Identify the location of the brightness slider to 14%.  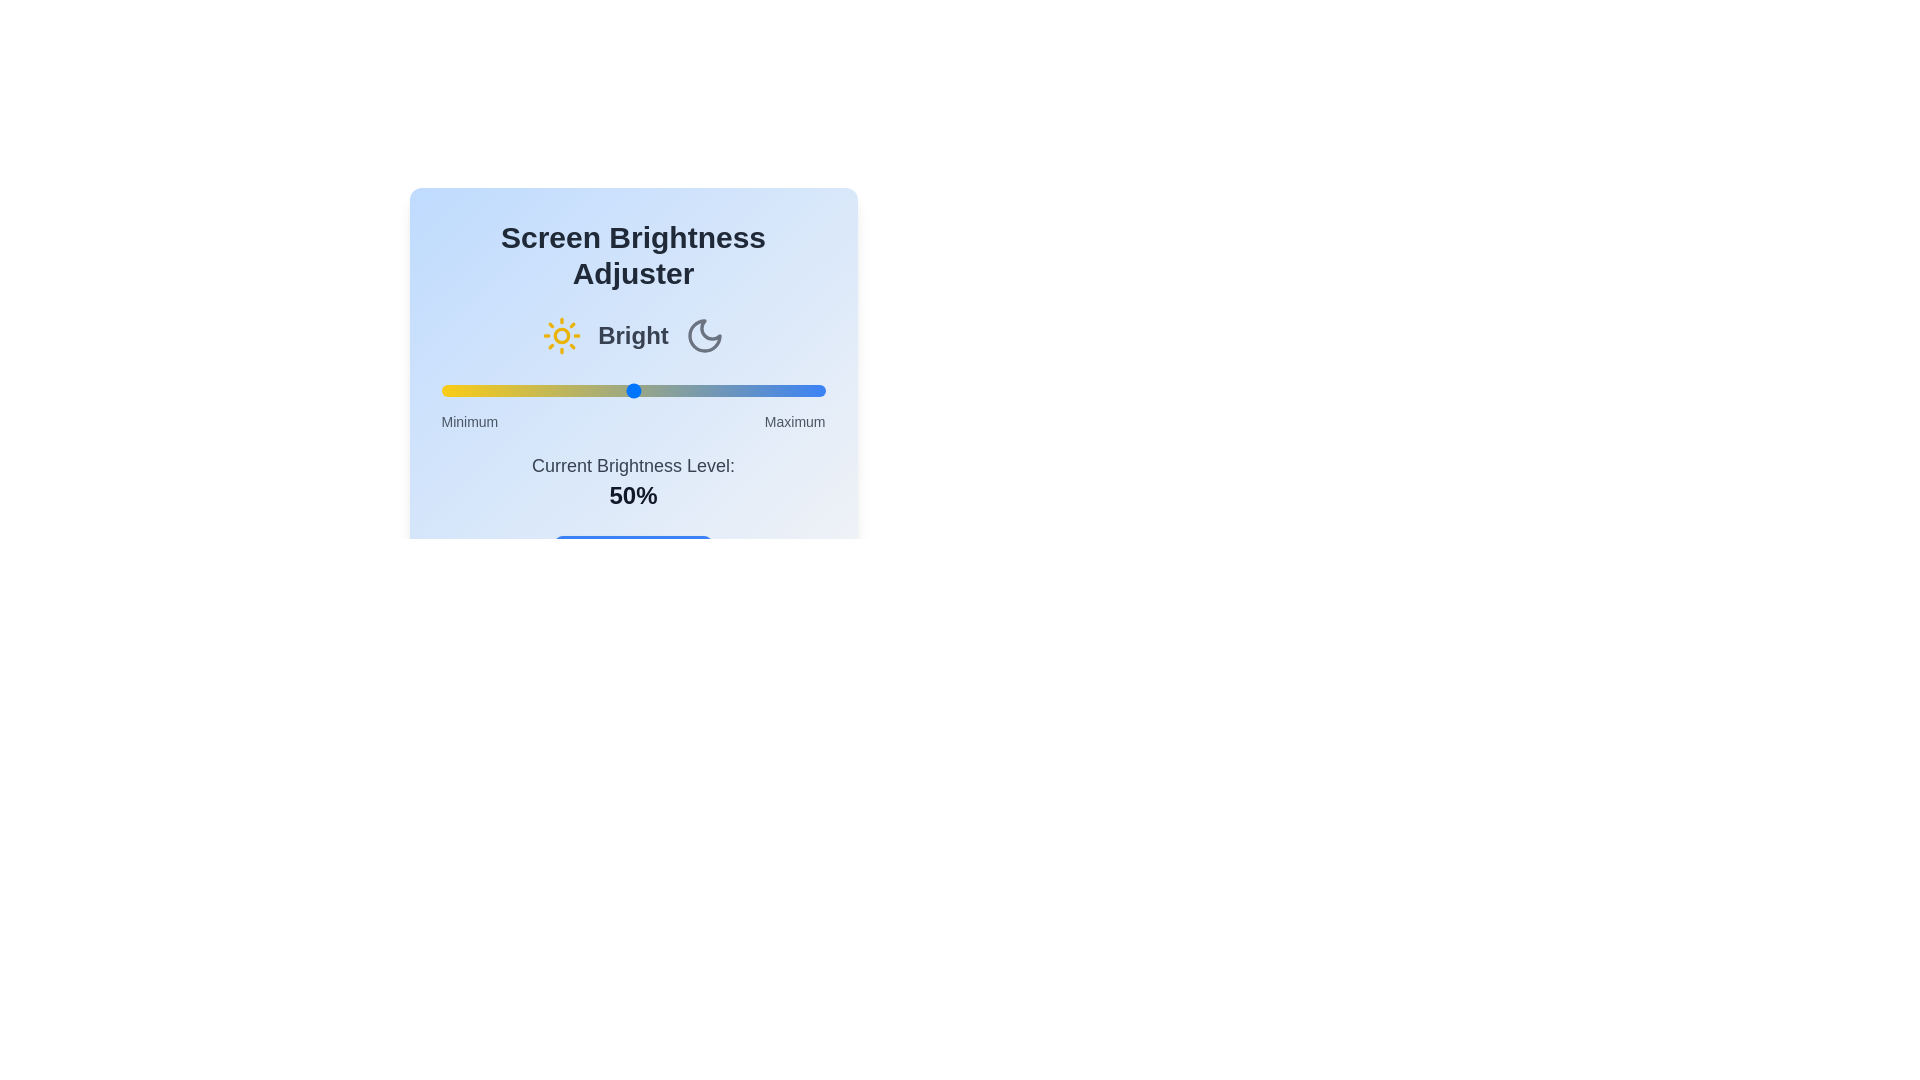
(495, 390).